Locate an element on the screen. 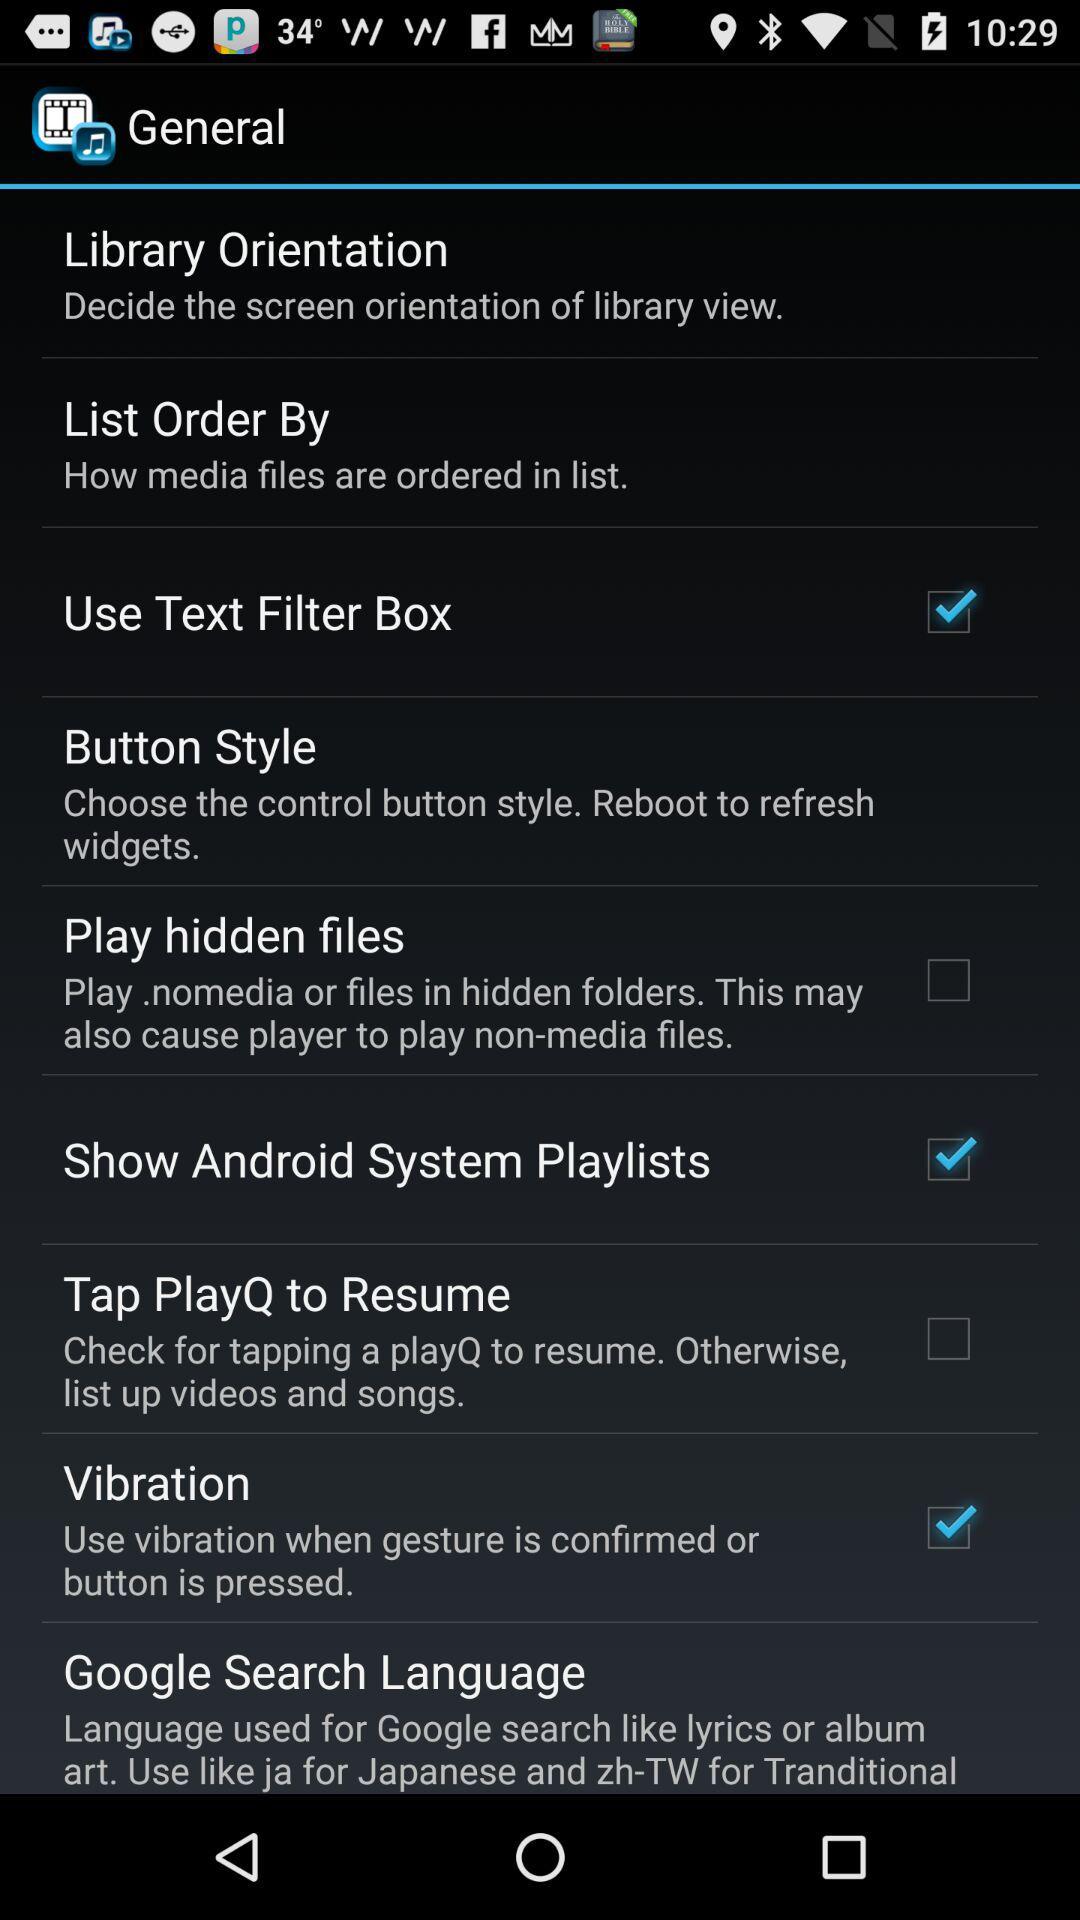 The height and width of the screenshot is (1920, 1080). decide the screen icon is located at coordinates (422, 303).